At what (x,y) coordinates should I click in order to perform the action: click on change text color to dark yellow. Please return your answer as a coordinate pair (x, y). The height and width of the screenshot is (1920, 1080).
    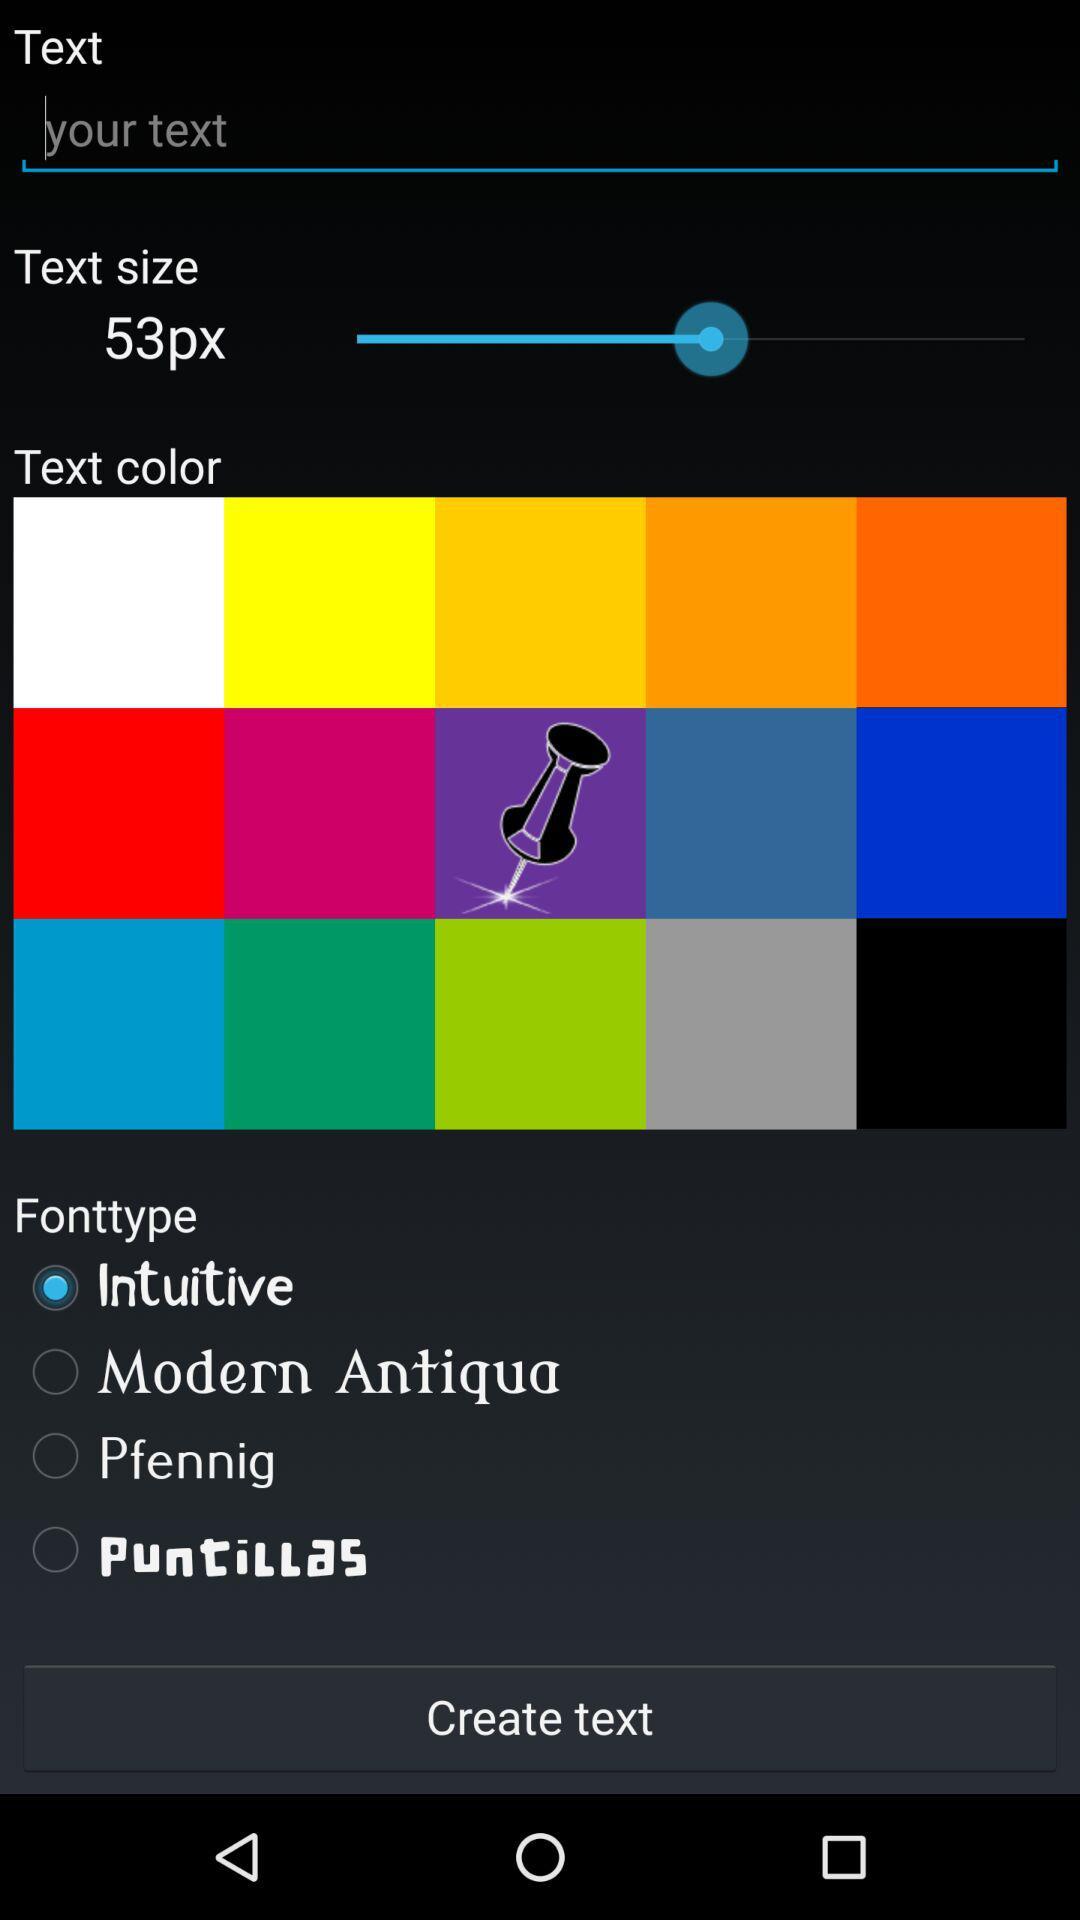
    Looking at the image, I should click on (540, 601).